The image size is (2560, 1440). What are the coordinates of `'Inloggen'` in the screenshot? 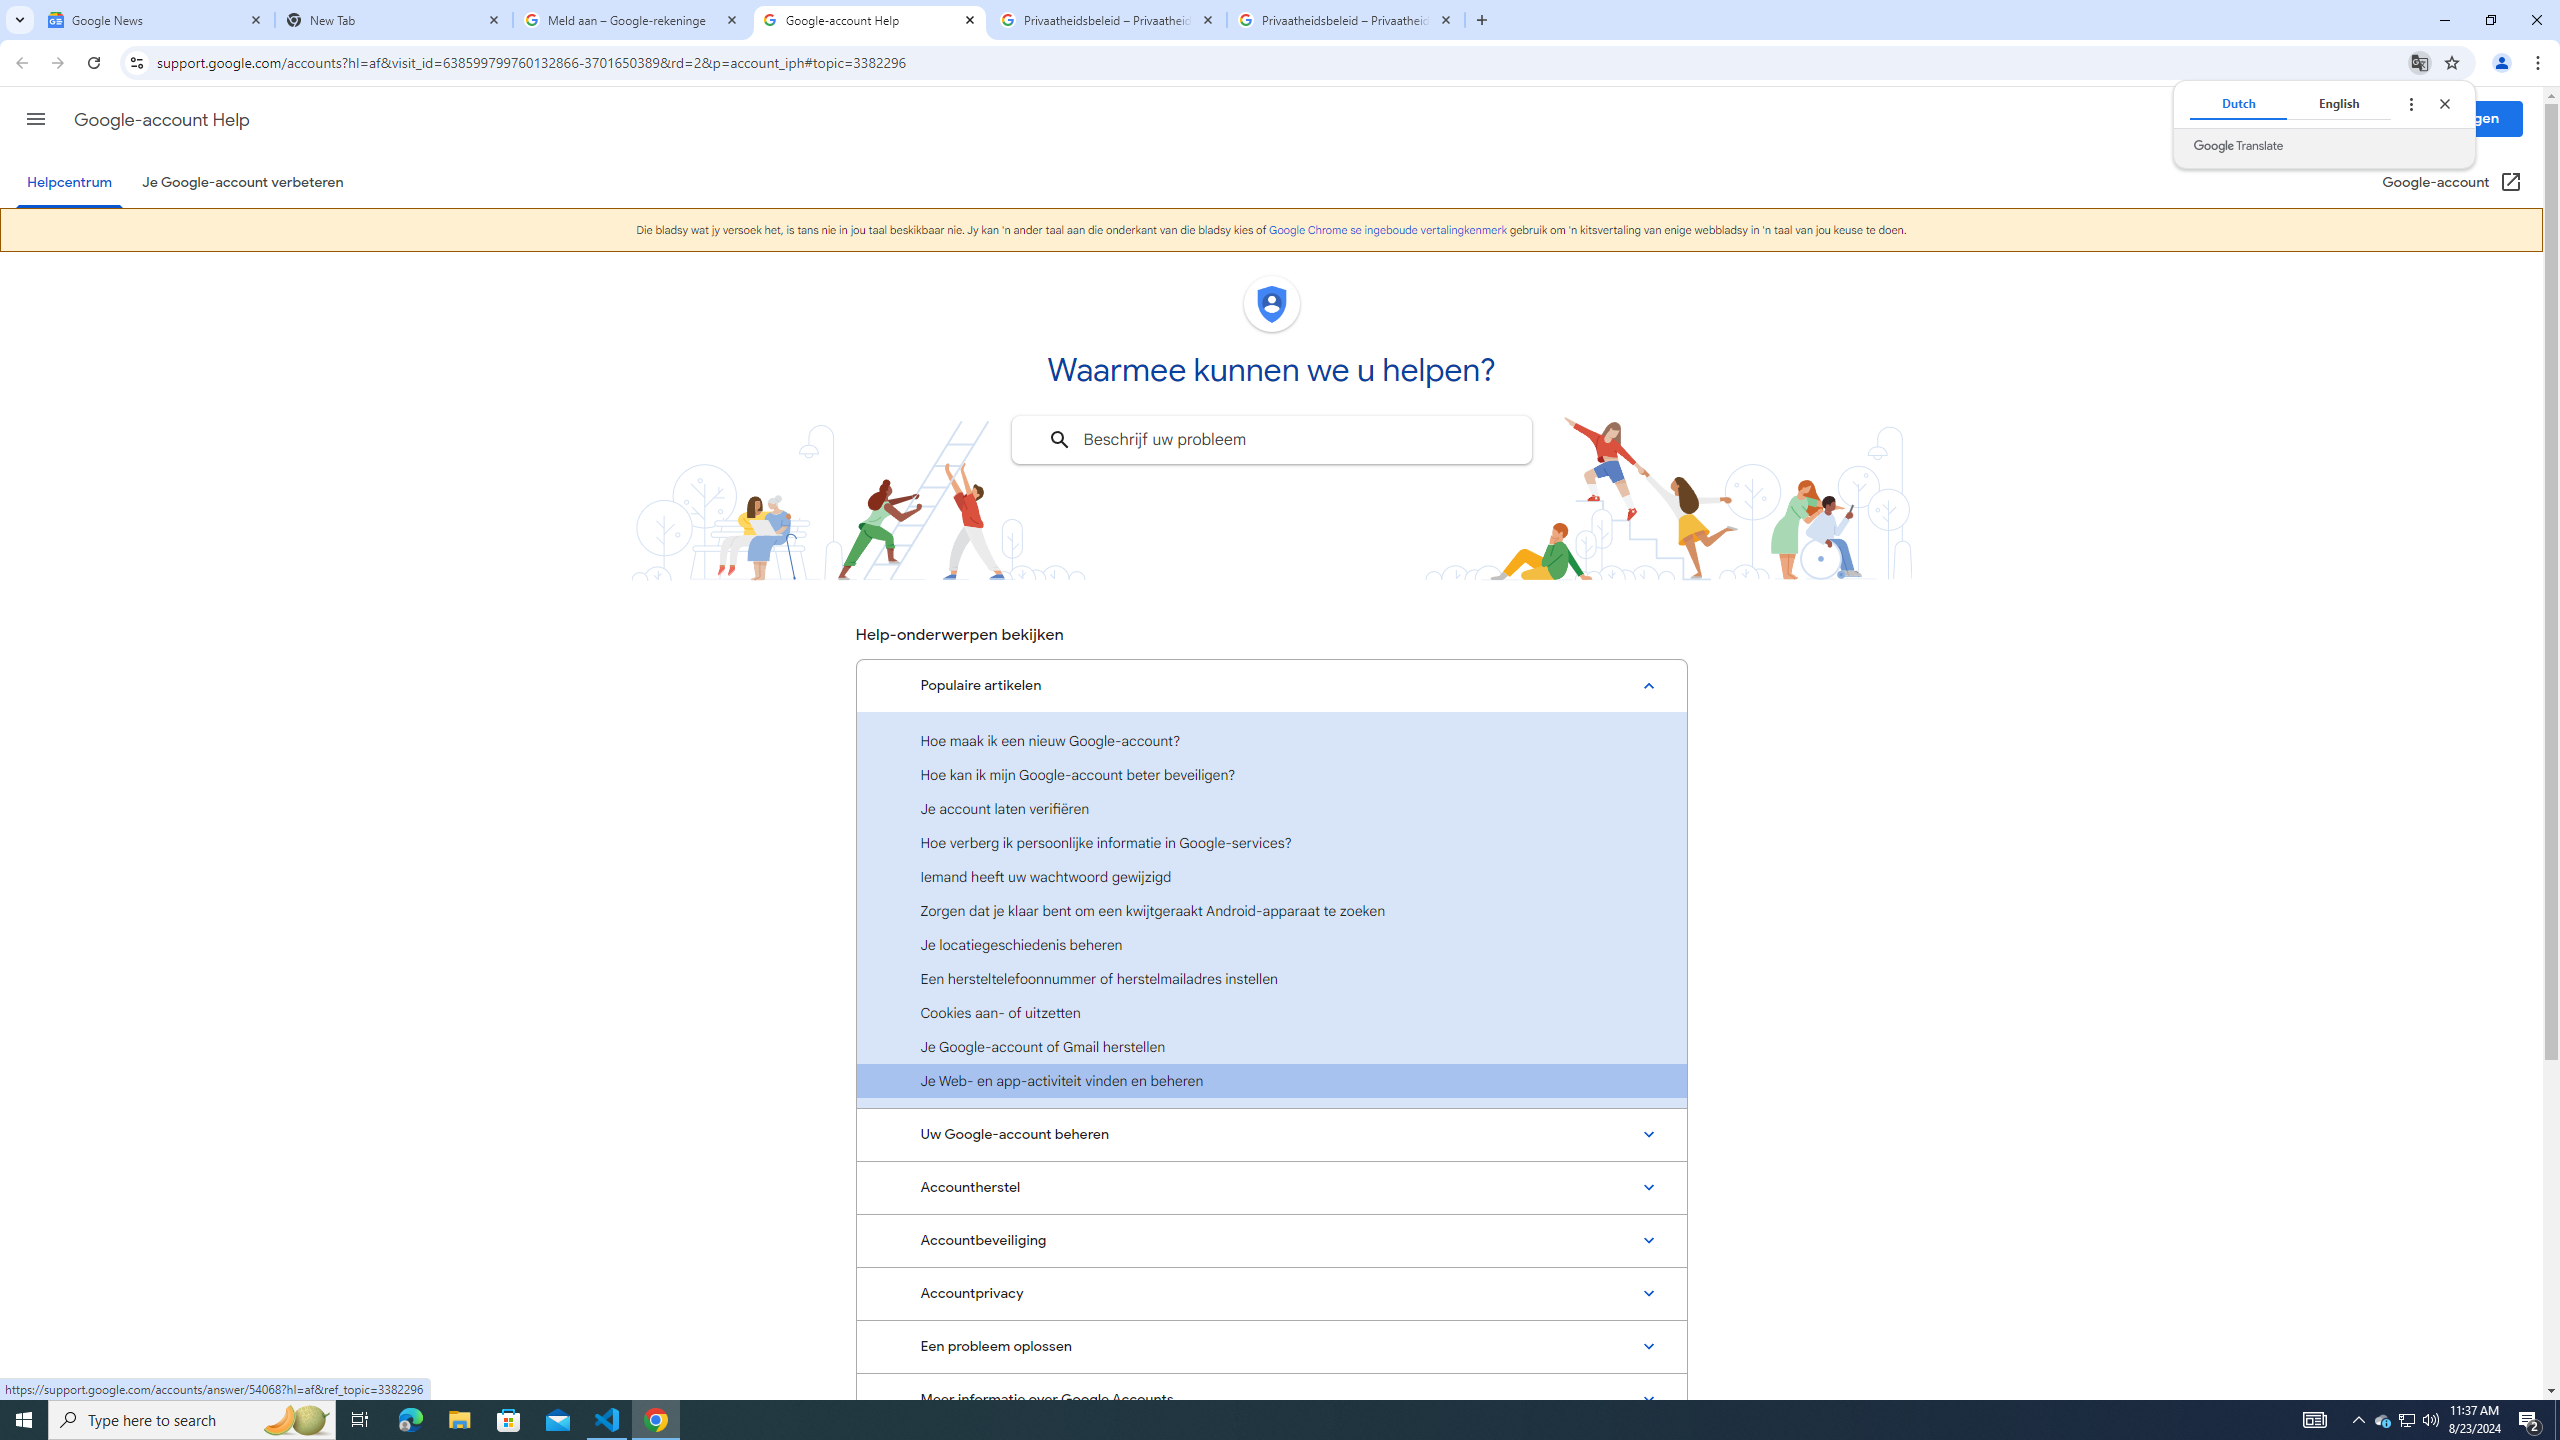 It's located at (2470, 118).